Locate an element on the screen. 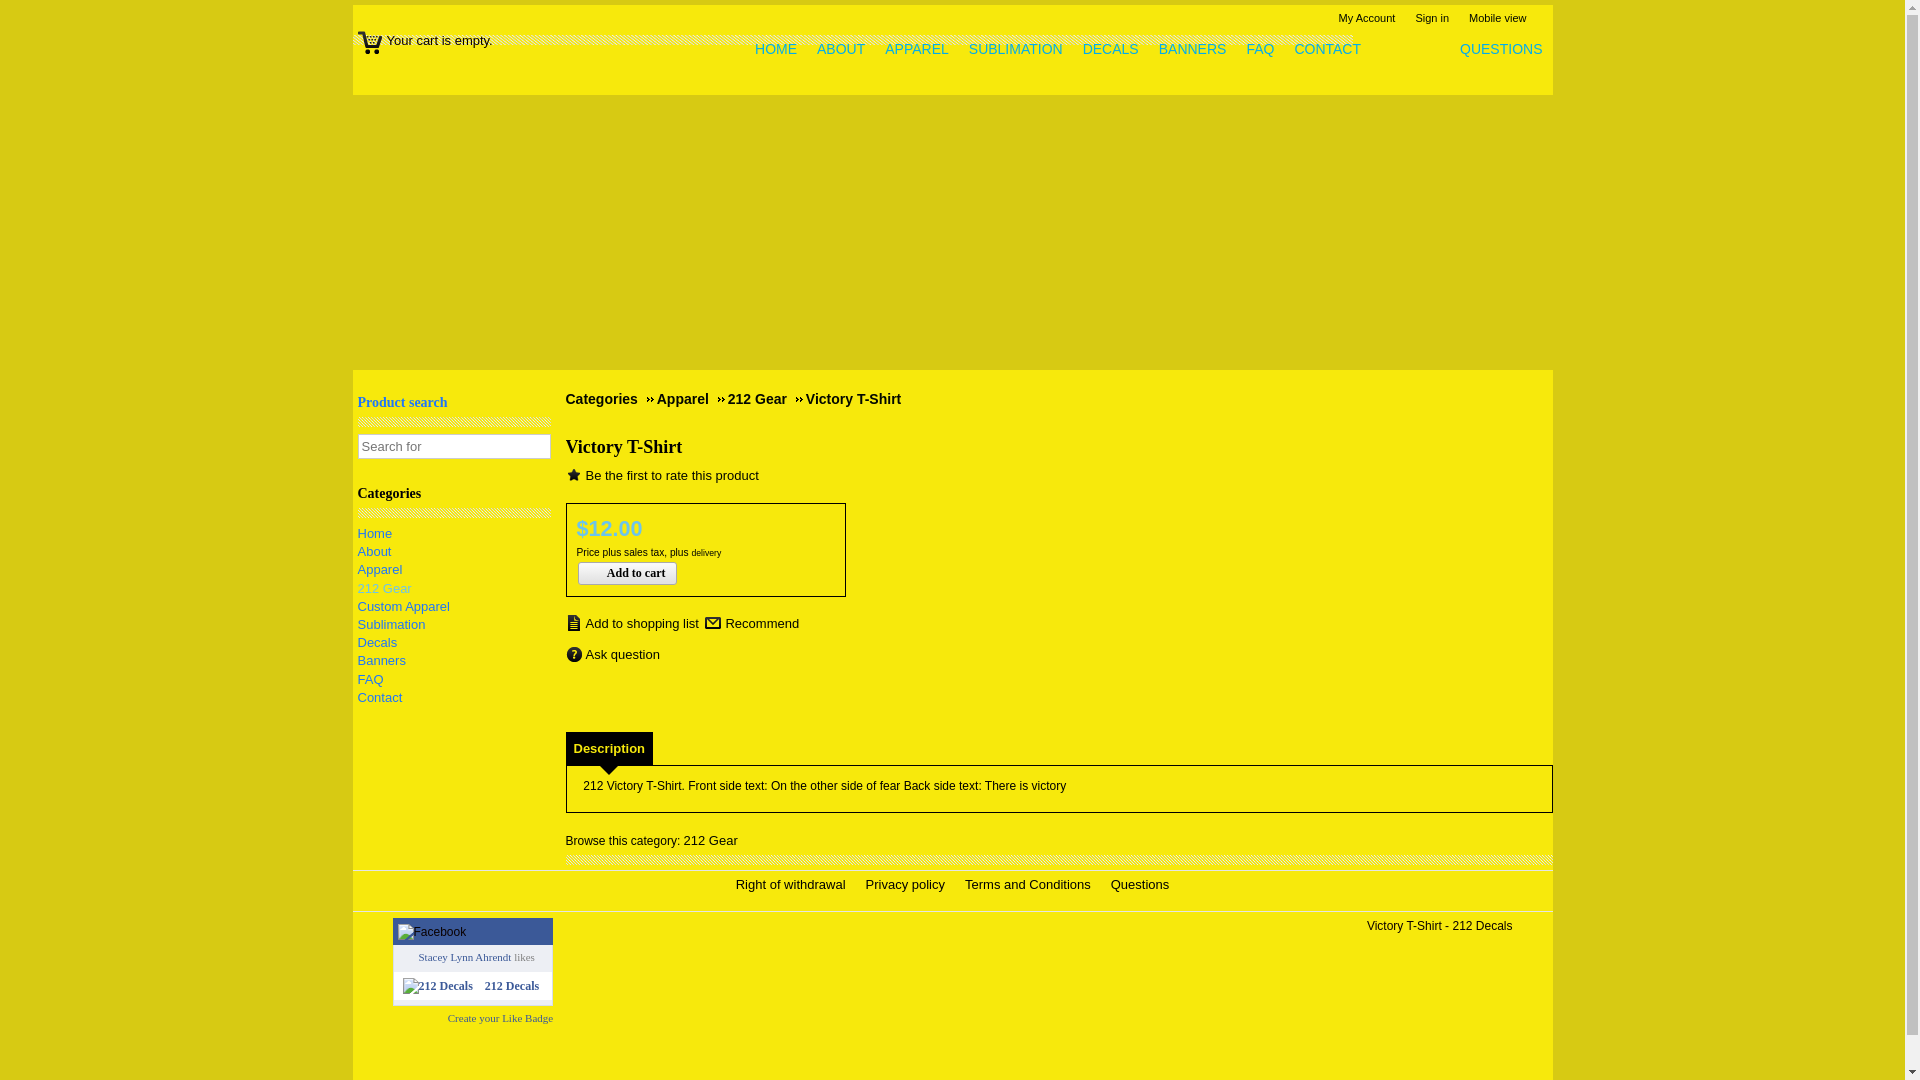  'Right of withdrawal' is located at coordinates (795, 883).